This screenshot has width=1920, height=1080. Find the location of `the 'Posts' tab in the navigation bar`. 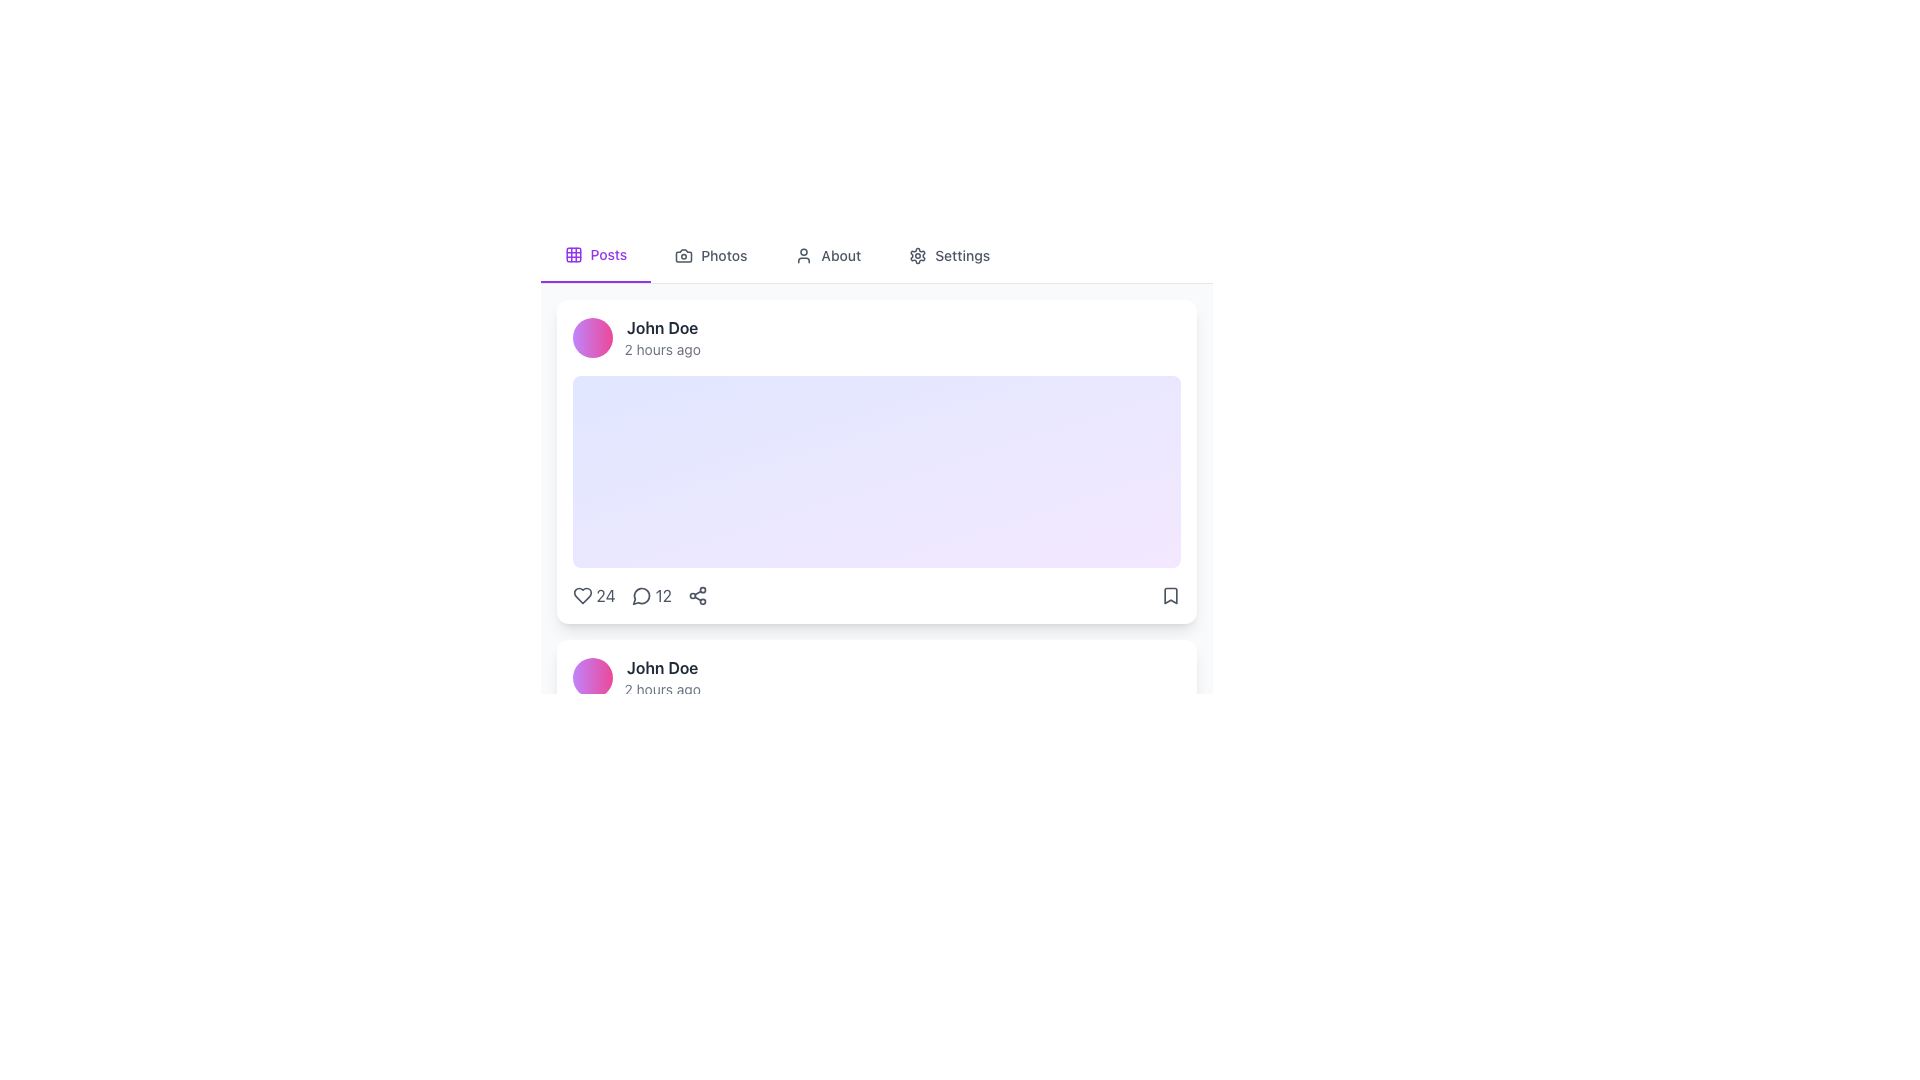

the 'Posts' tab in the navigation bar is located at coordinates (594, 254).